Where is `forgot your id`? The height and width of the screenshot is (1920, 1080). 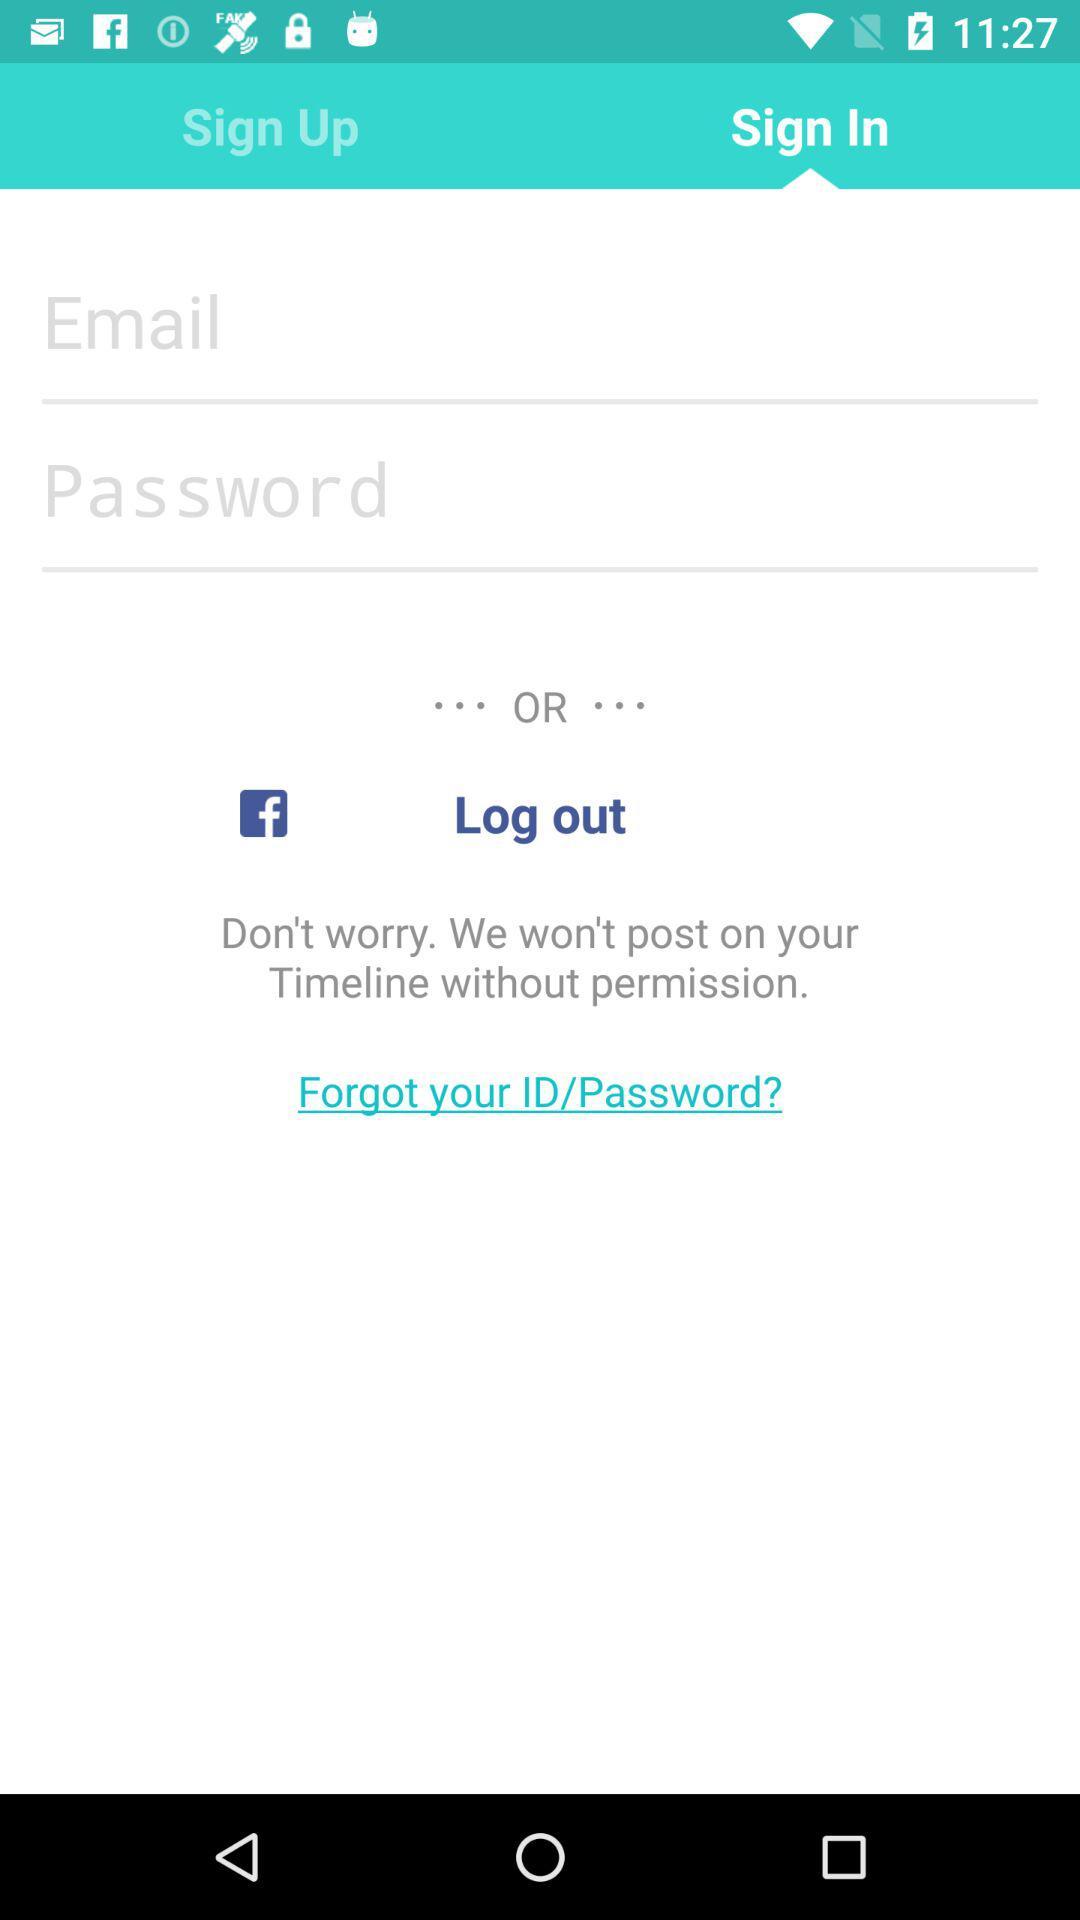
forgot your id is located at coordinates (540, 1089).